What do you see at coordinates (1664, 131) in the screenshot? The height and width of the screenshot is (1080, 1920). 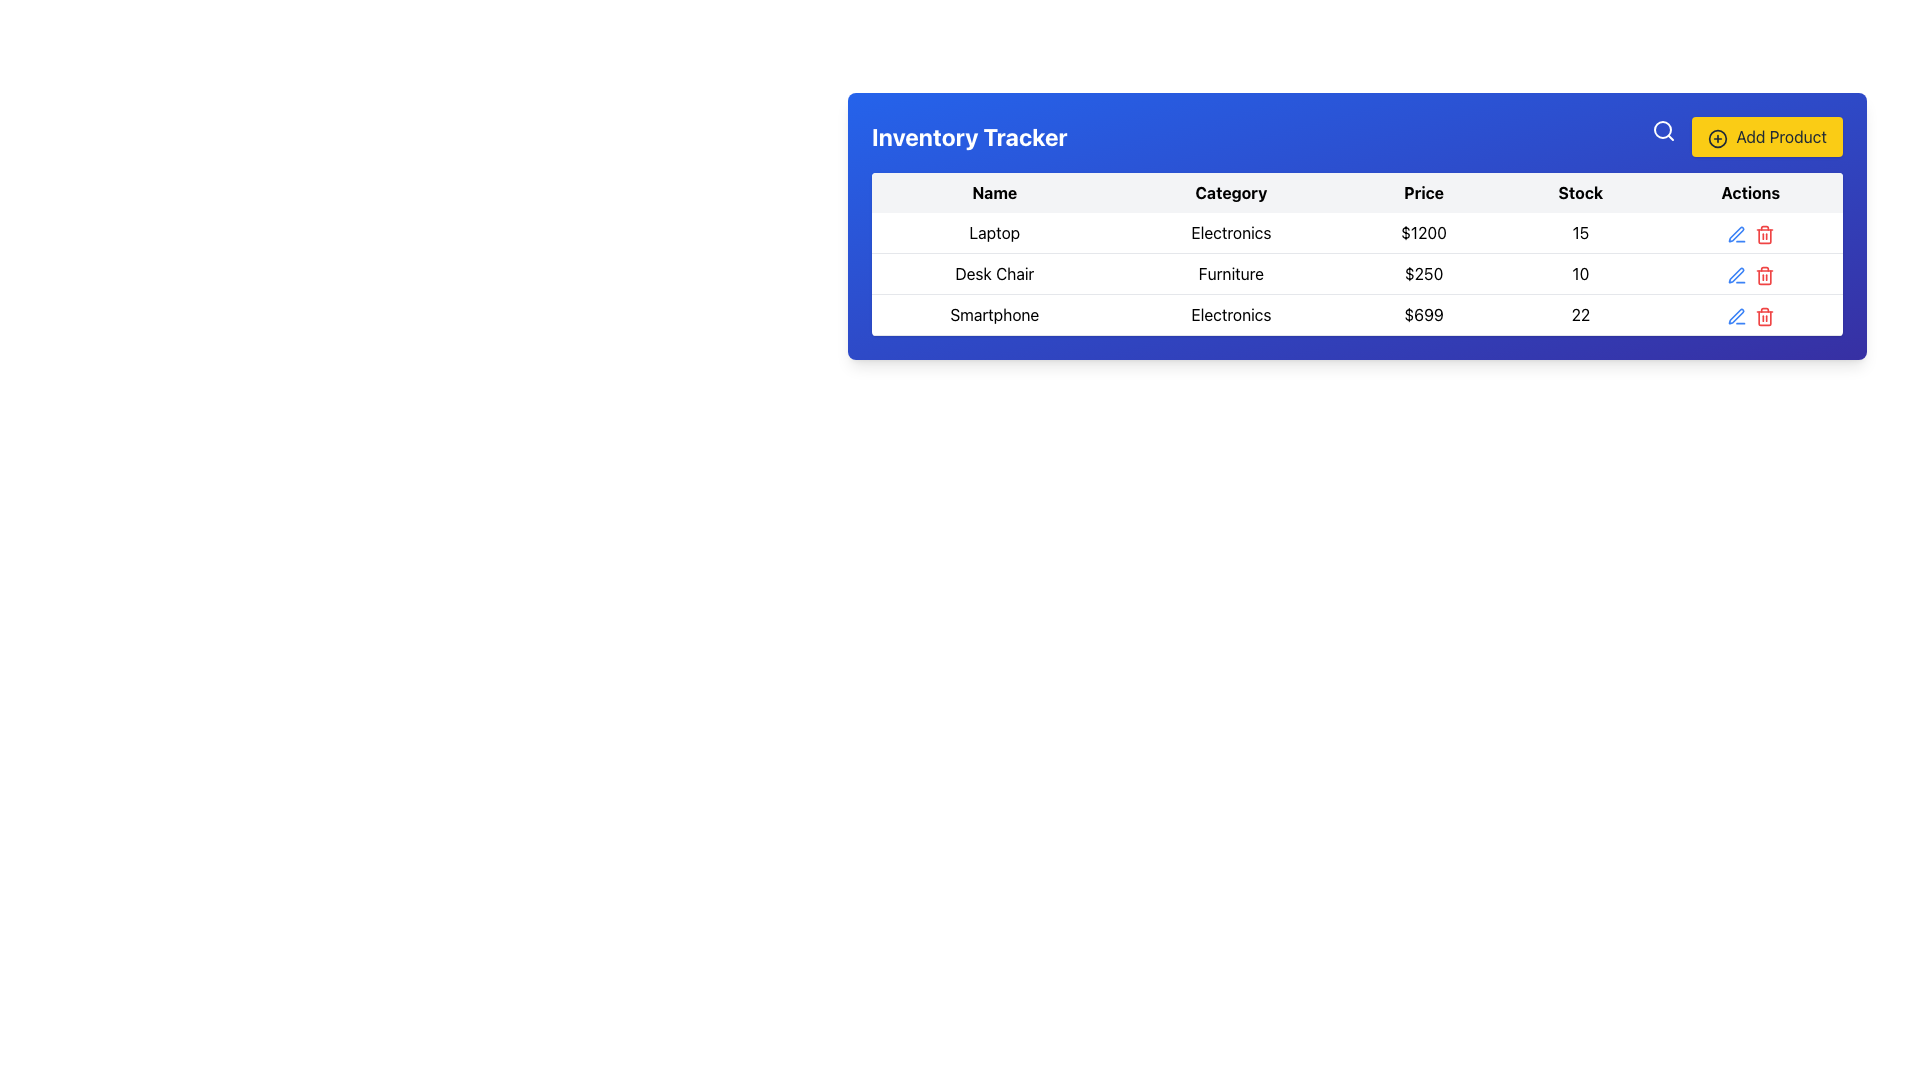 I see `the search icon in the top-right corner of the blue header section to receive additional UI feedback` at bounding box center [1664, 131].